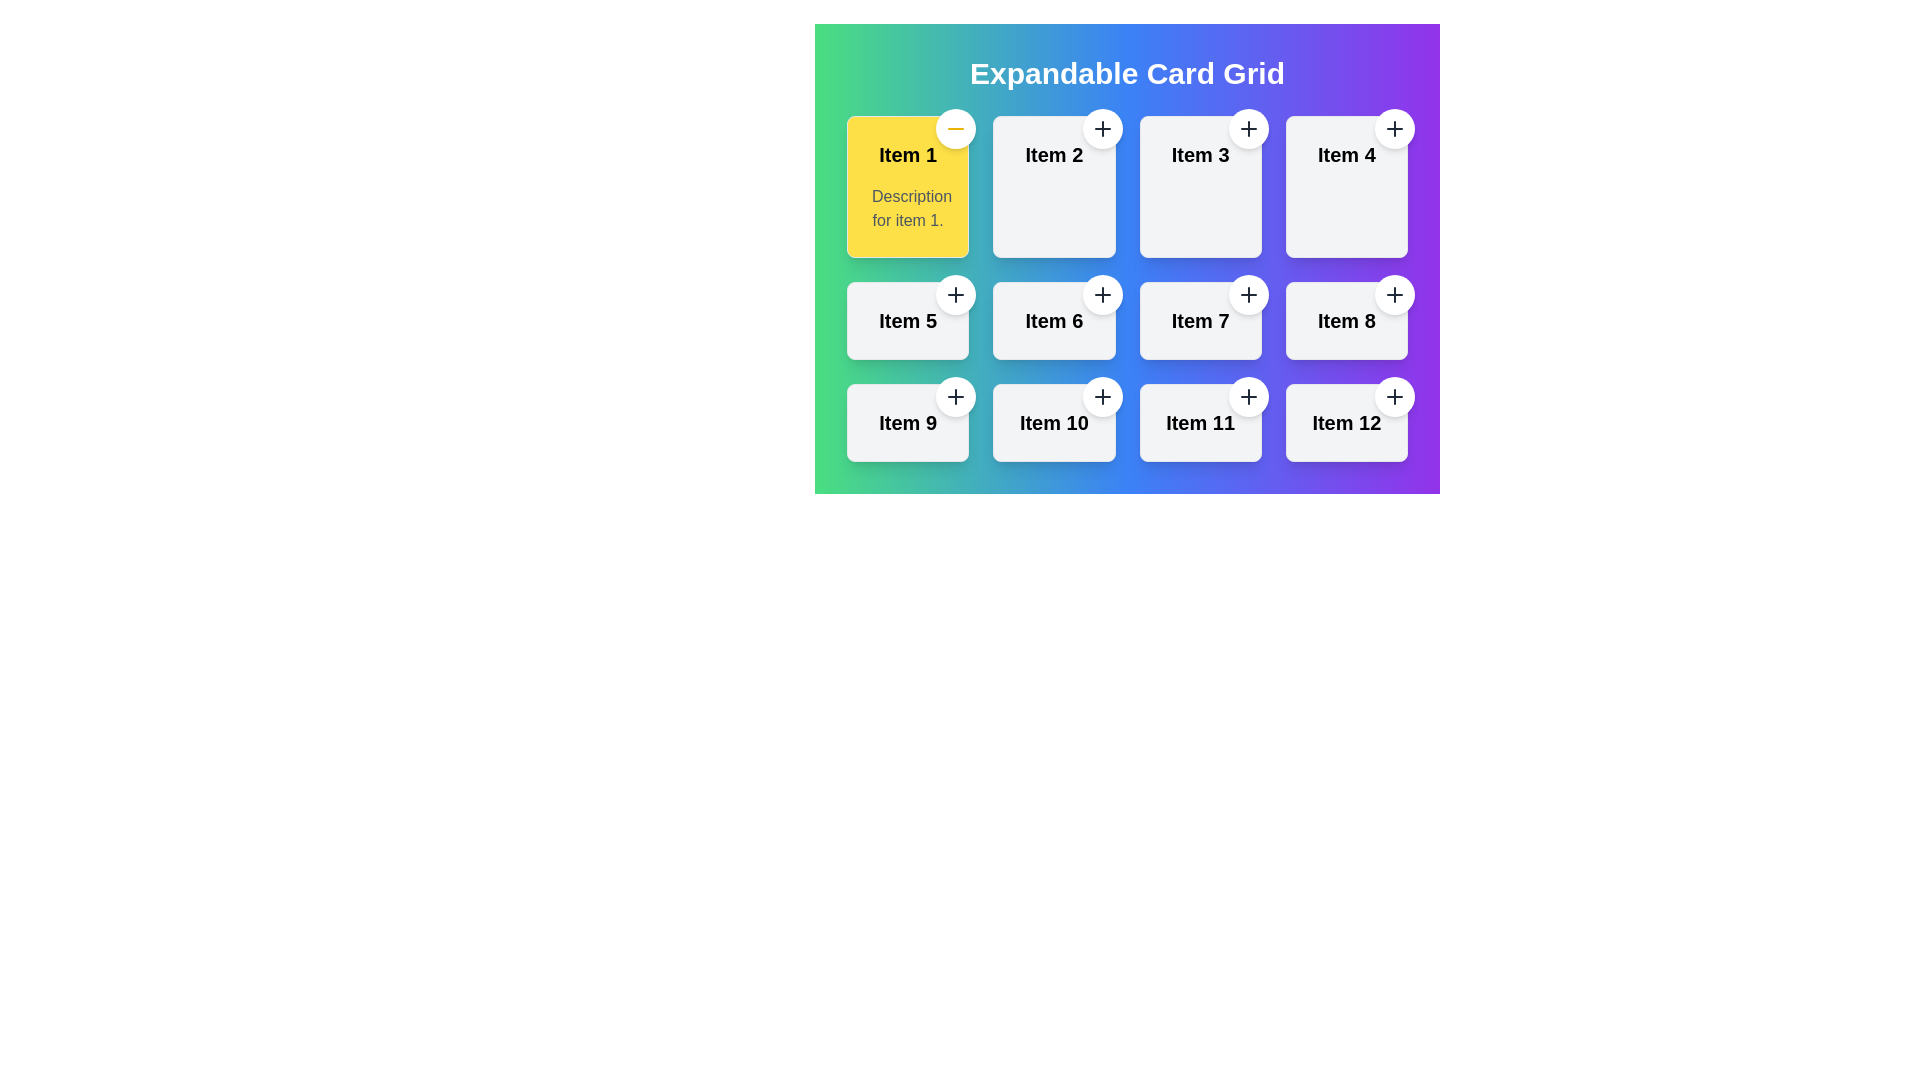  Describe the element at coordinates (1127, 72) in the screenshot. I see `the large text heading 'Expandable Card Grid' which is styled in bold white font against a vibrant gradient background` at that location.